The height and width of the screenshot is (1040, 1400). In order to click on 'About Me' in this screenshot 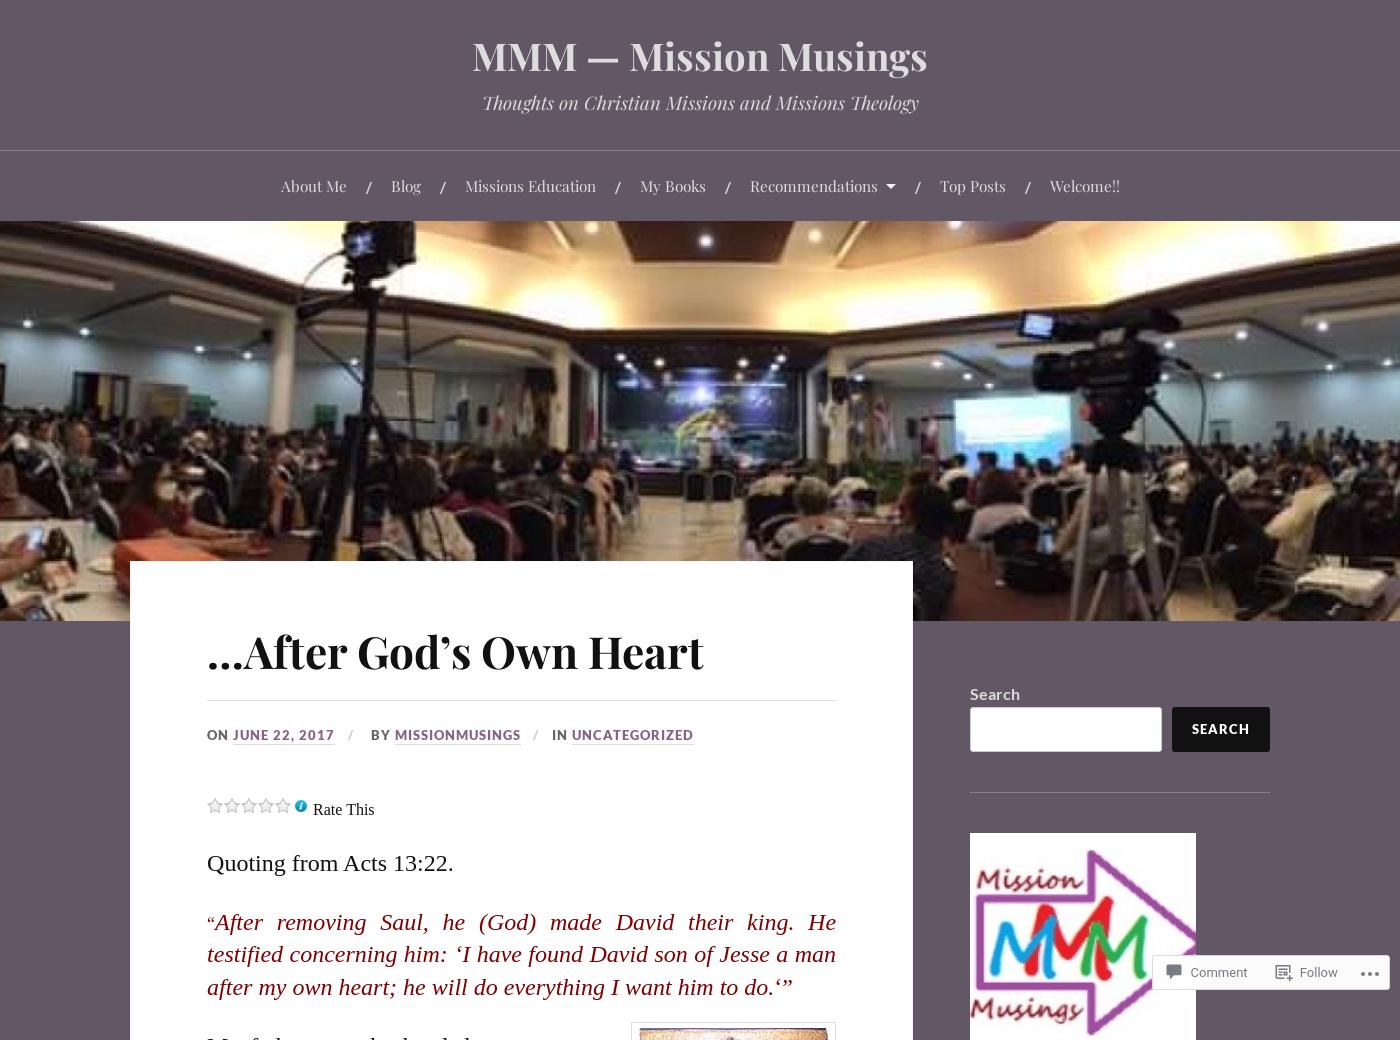, I will do `click(313, 184)`.